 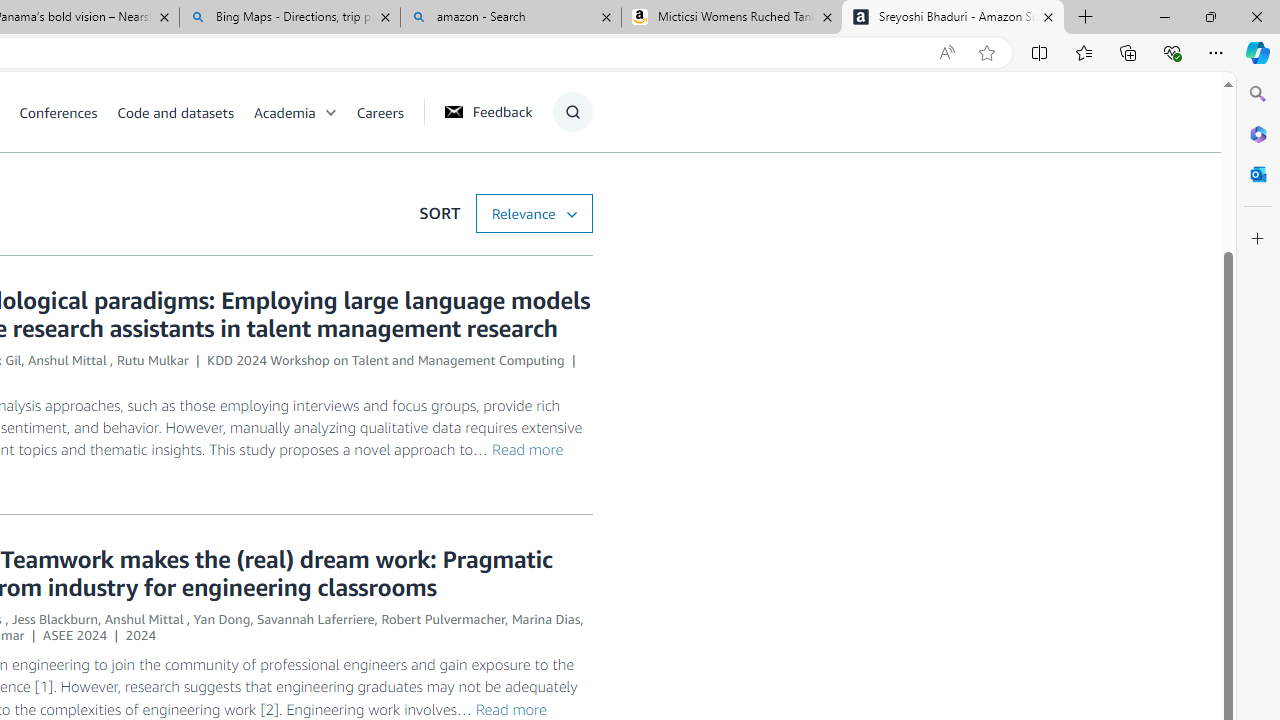 I want to click on 'KDD 2024 Workshop on Talent and Management Computing', so click(x=385, y=360).